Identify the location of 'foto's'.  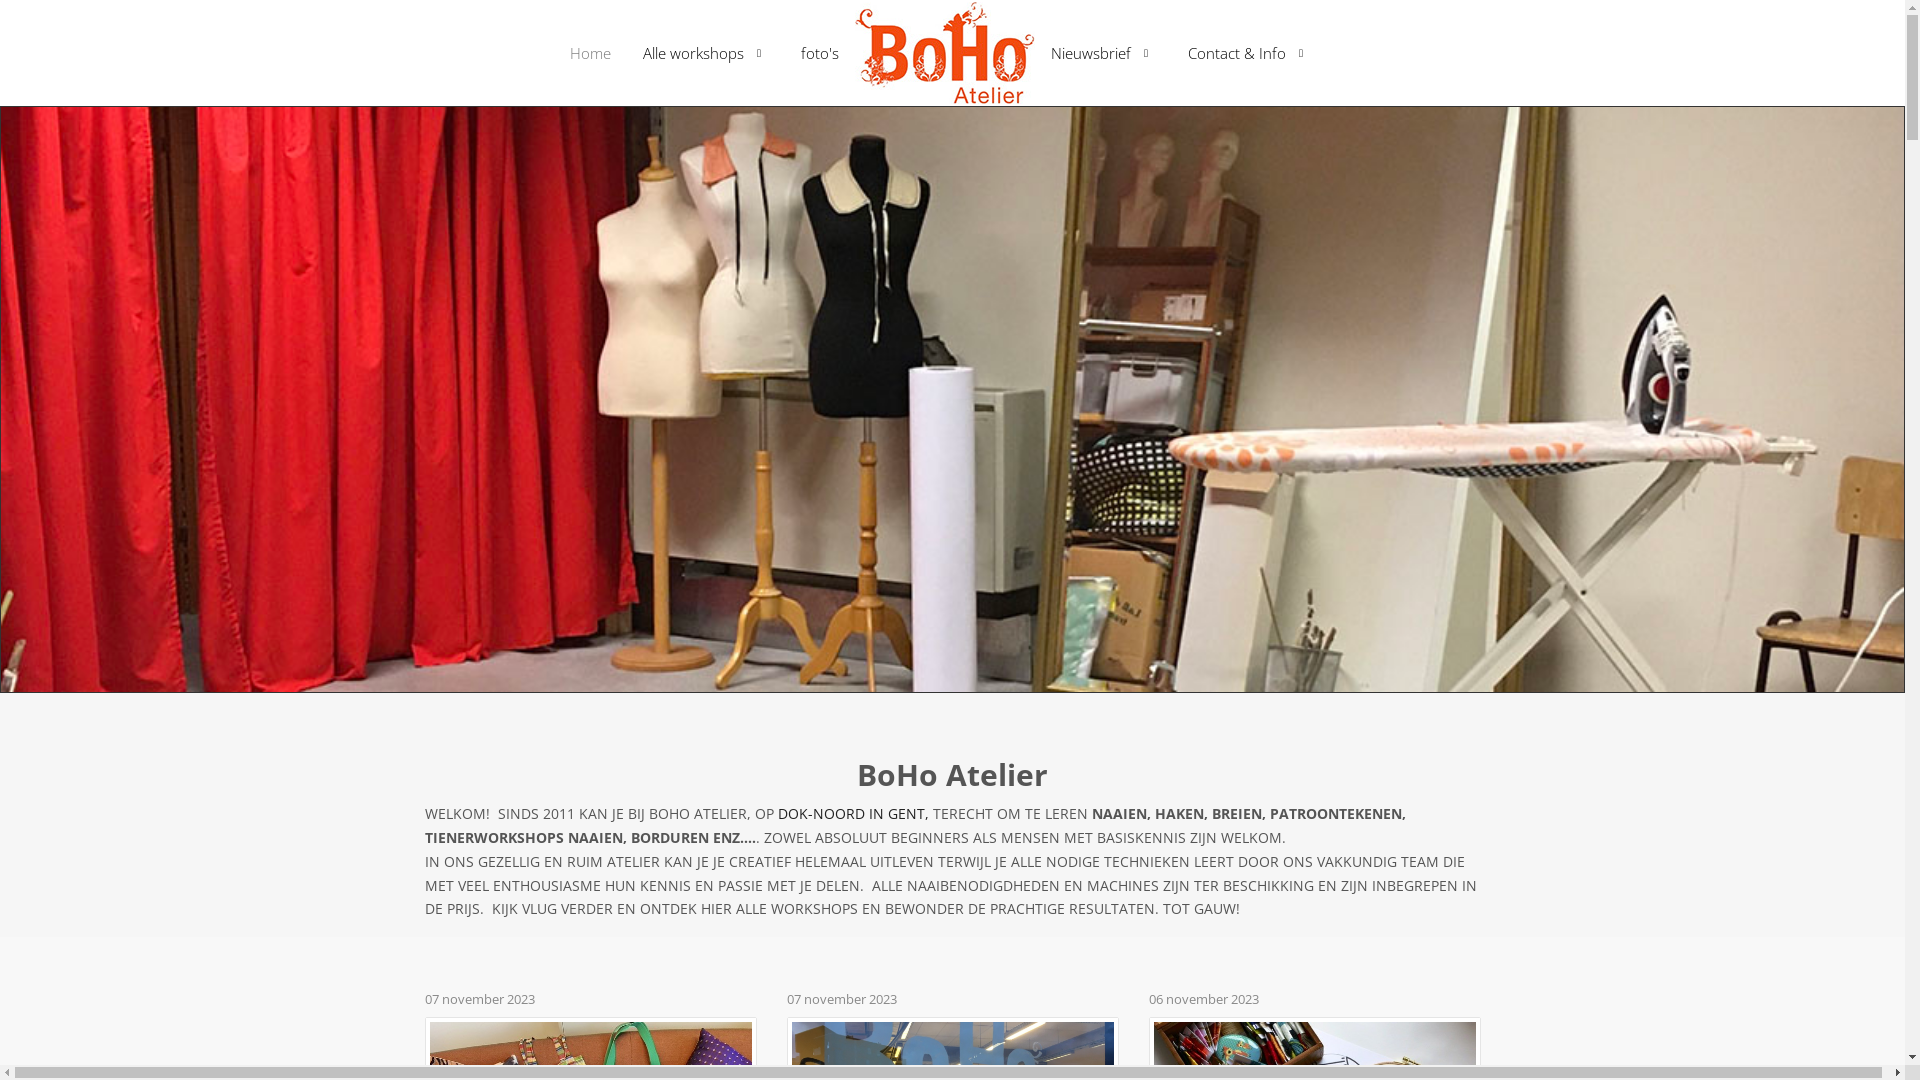
(784, 52).